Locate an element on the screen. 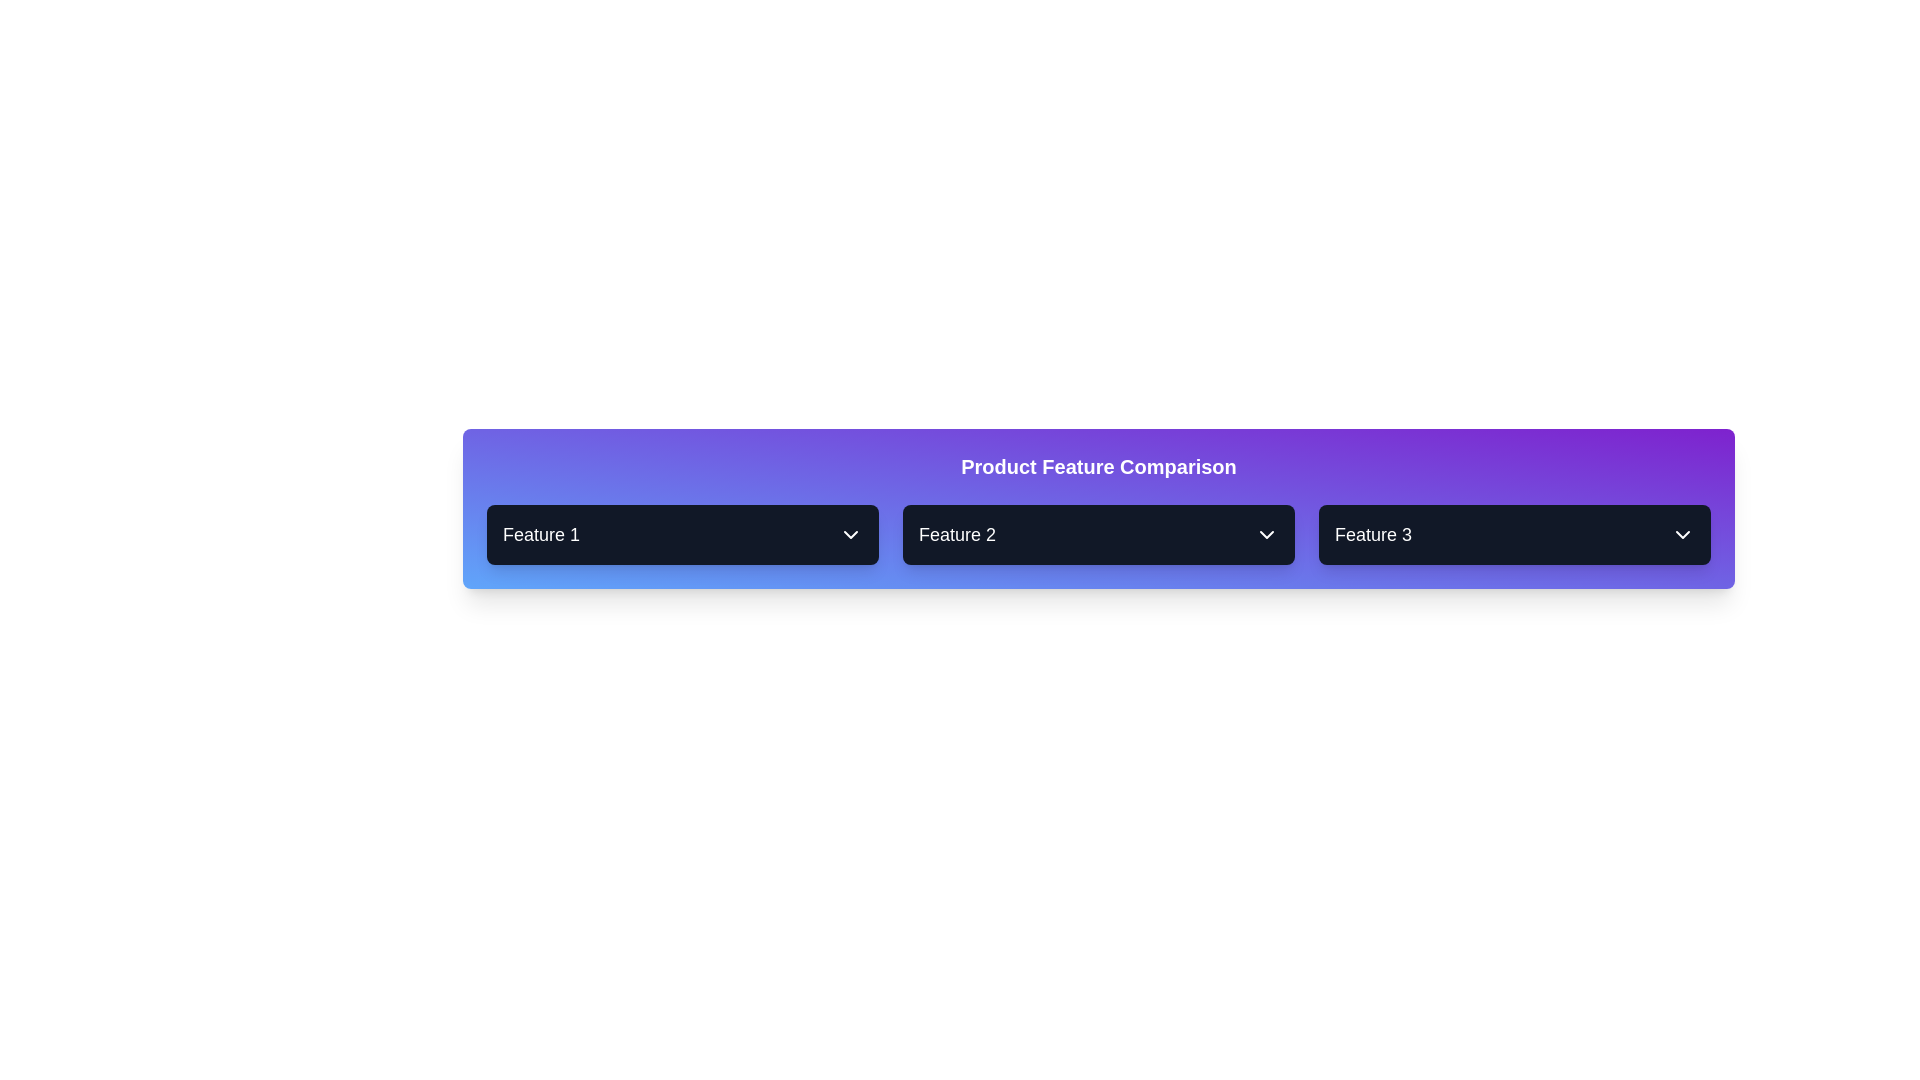 Image resolution: width=1920 pixels, height=1080 pixels. the downwards-pointing chevron icon located on the far-right side of the 'Feature 3' dropdown box is located at coordinates (1682, 534).